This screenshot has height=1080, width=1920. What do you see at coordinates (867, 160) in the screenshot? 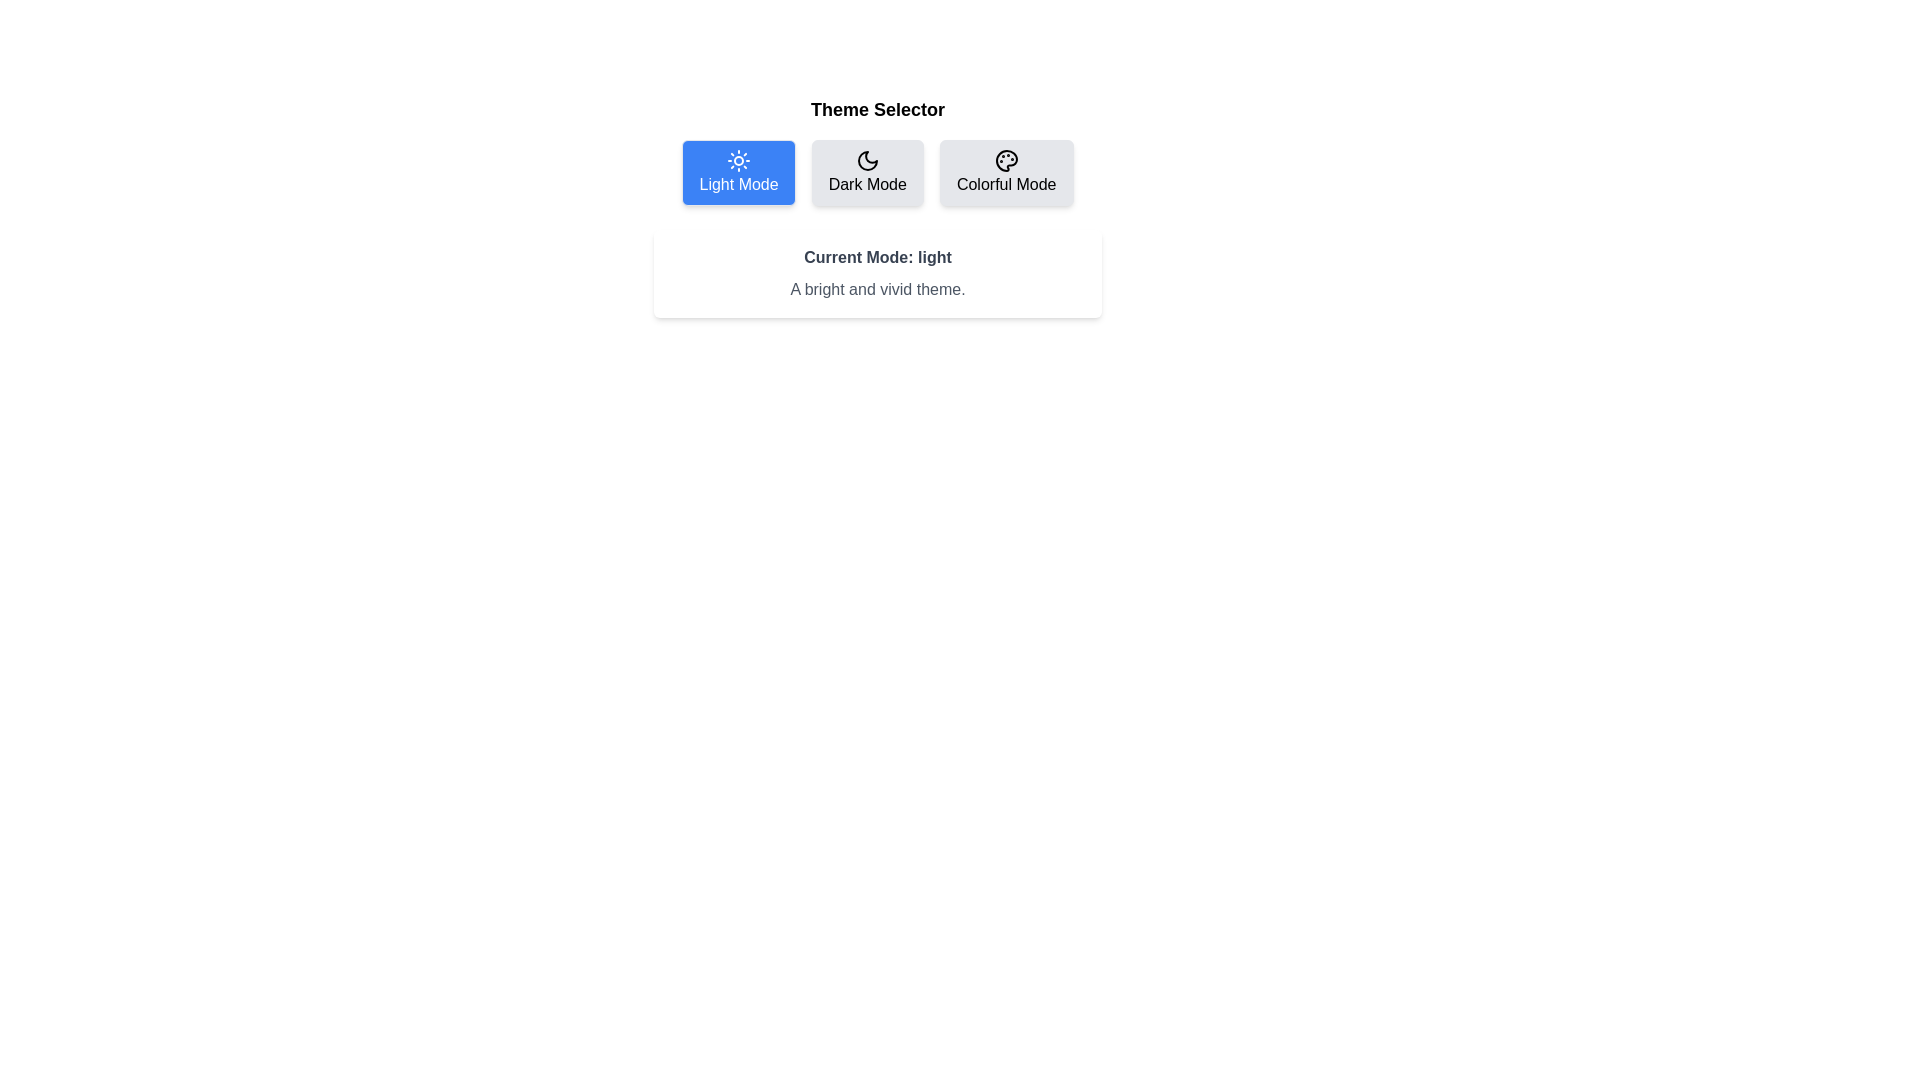
I see `the dark mode icon, which is the second icon in the row of options titled 'Dark Mode'` at bounding box center [867, 160].